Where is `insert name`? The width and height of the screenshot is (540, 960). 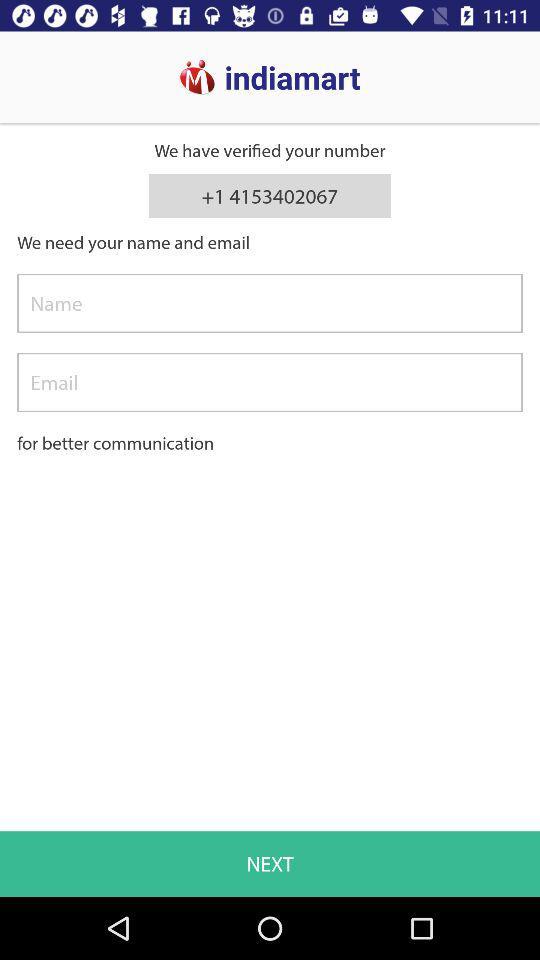 insert name is located at coordinates (270, 303).